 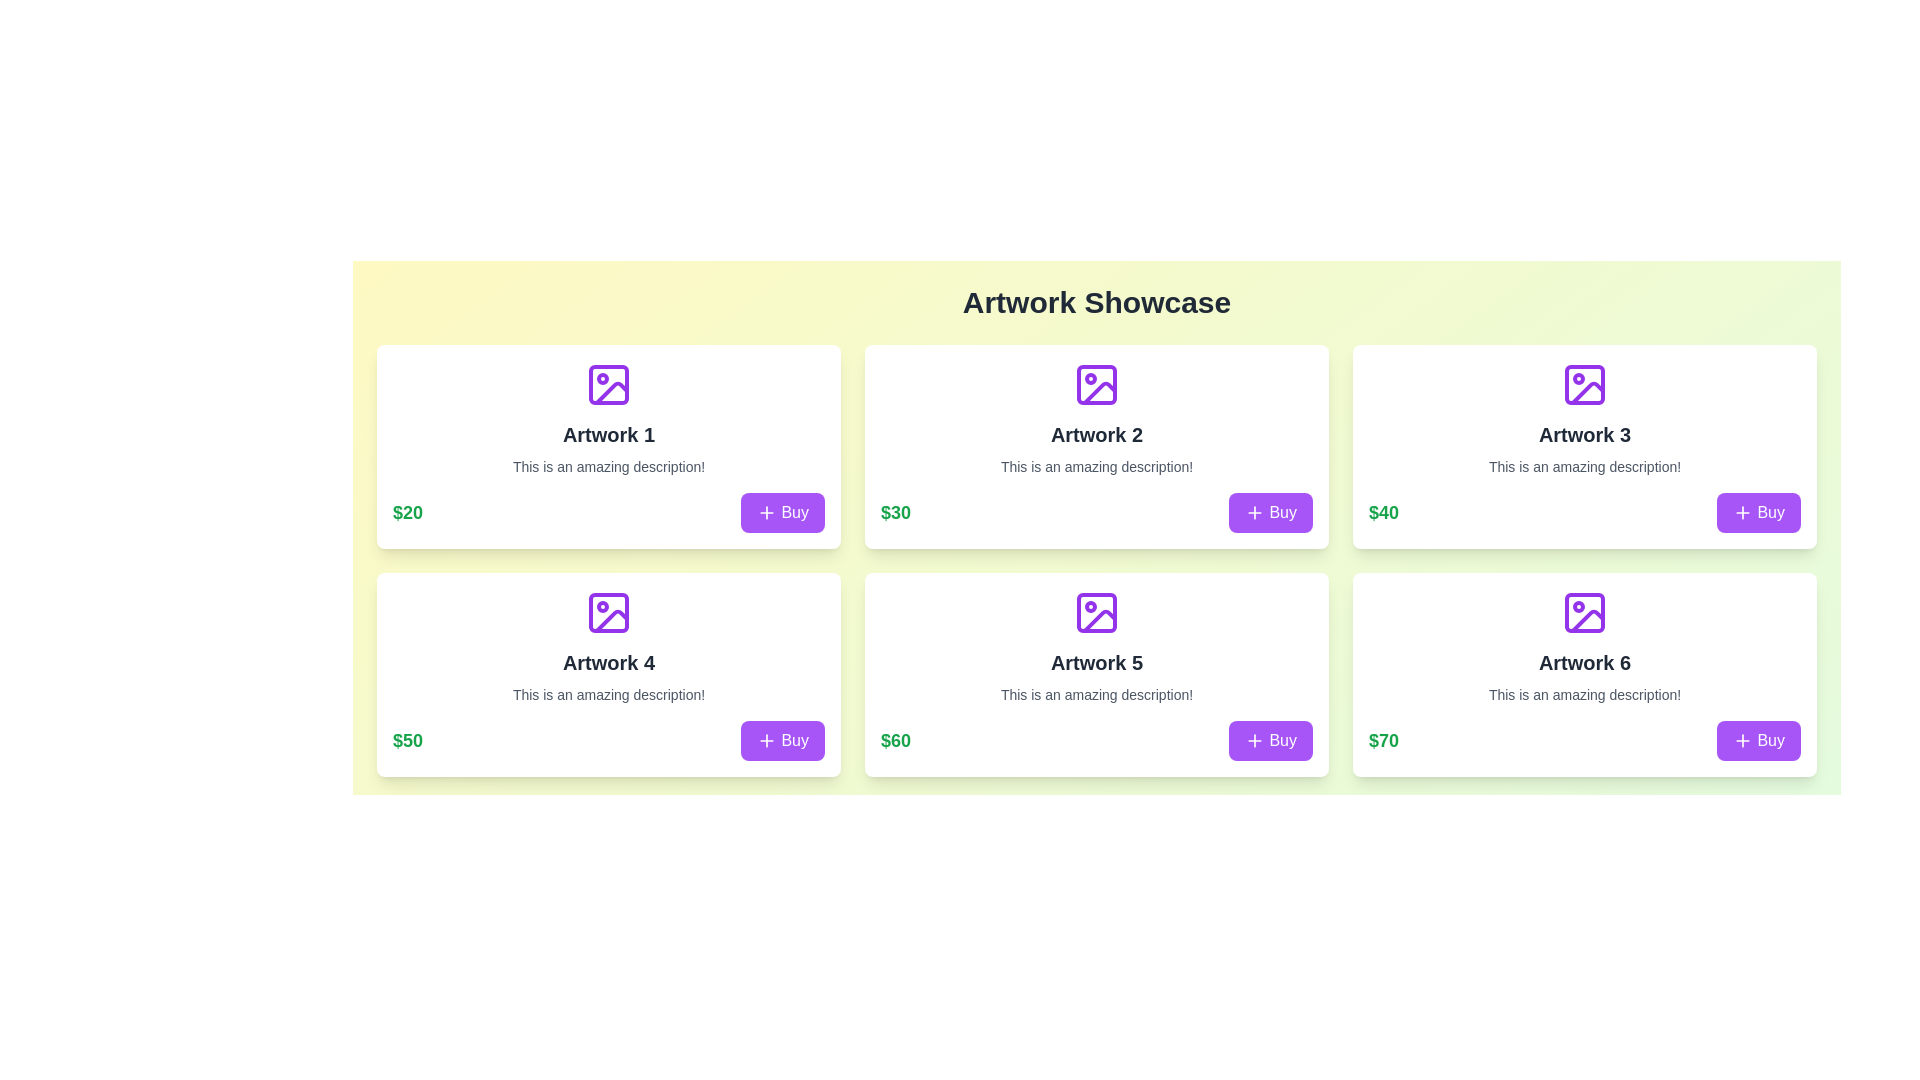 I want to click on the bold, green text label displaying the price '$70' located in the lower-left corner of the 'Artwork 6' card, immediately to the left of the 'Buy' button, so click(x=1382, y=740).